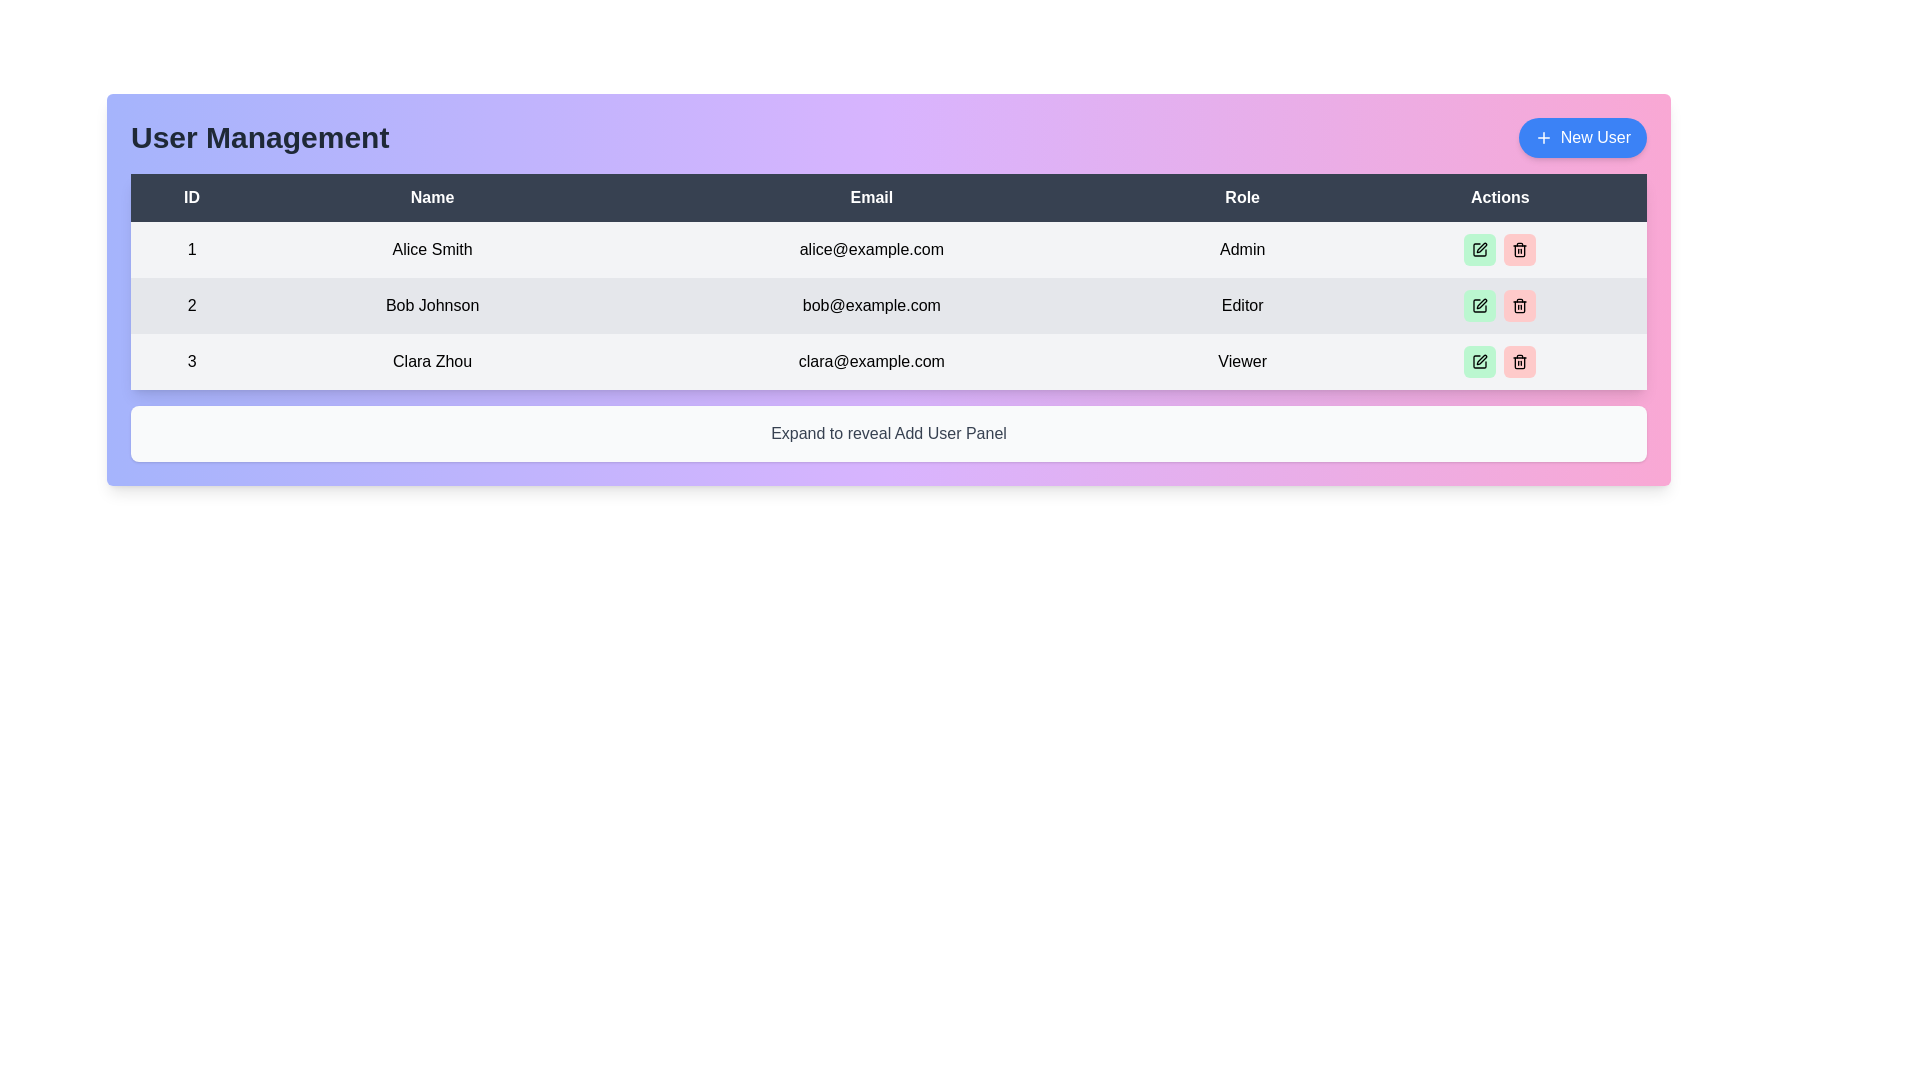 This screenshot has width=1920, height=1080. What do you see at coordinates (1520, 362) in the screenshot?
I see `the red button with rounded corners and a trashcan icon located` at bounding box center [1520, 362].